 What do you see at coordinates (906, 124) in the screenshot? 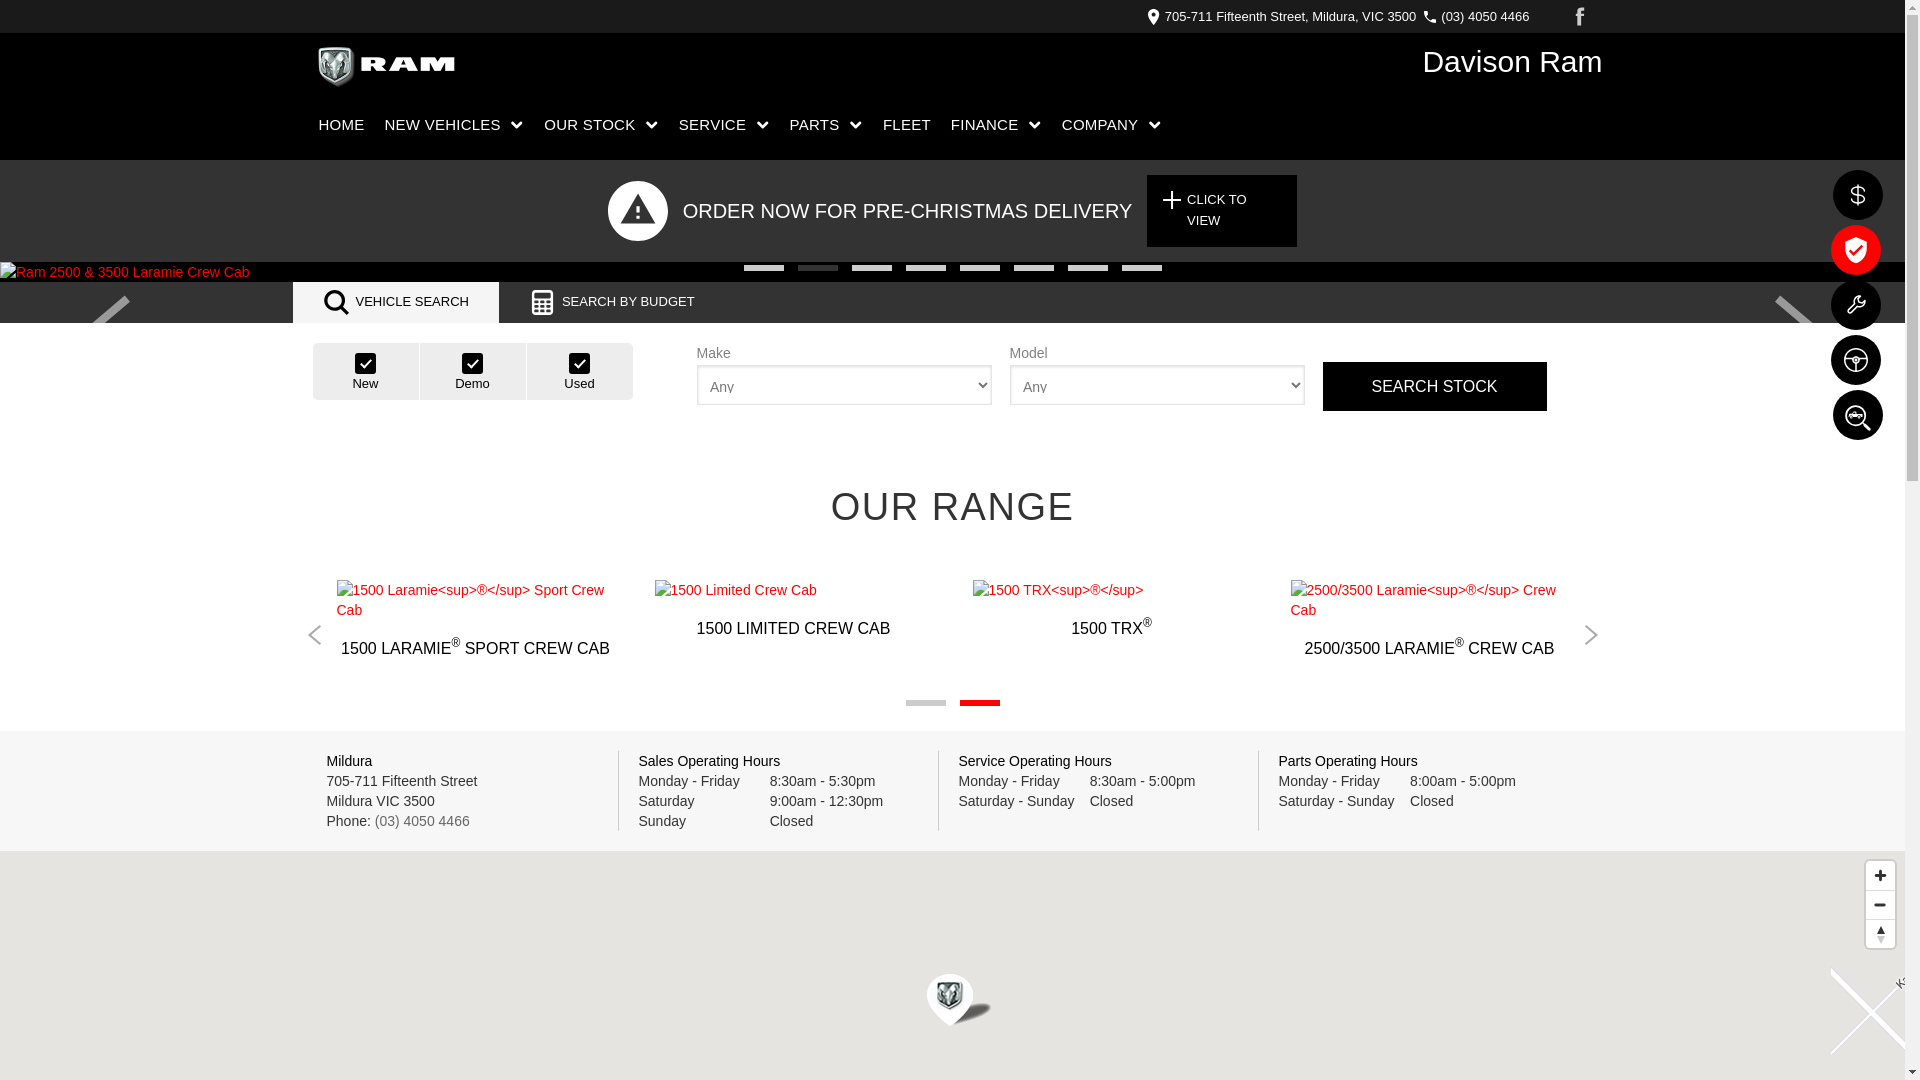
I see `'FLEET'` at bounding box center [906, 124].